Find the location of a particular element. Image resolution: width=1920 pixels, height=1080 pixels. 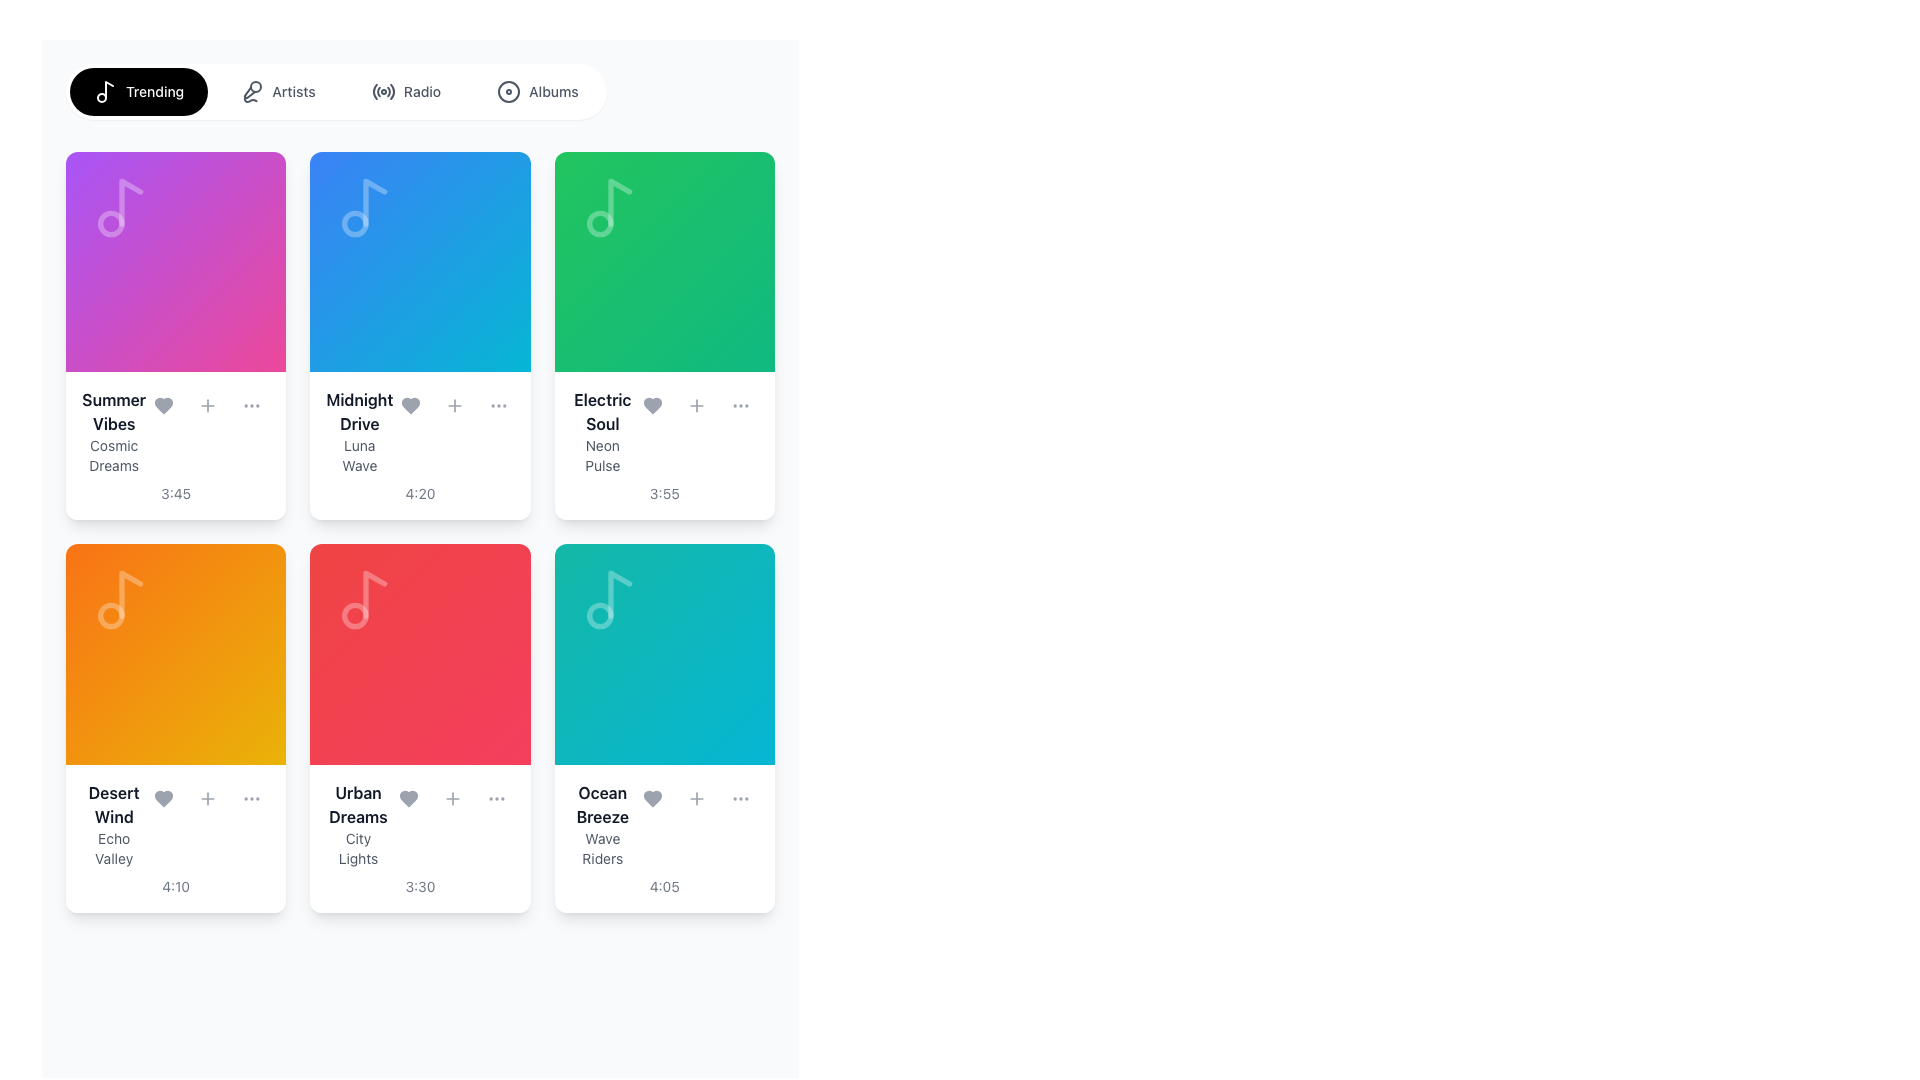

text label displaying 'Summer Vibes', which is styled in bold font and has a dark gray color, located above the subtitle 'Cosmic Dreams' within a rectangular card with a purple gradient background is located at coordinates (113, 411).